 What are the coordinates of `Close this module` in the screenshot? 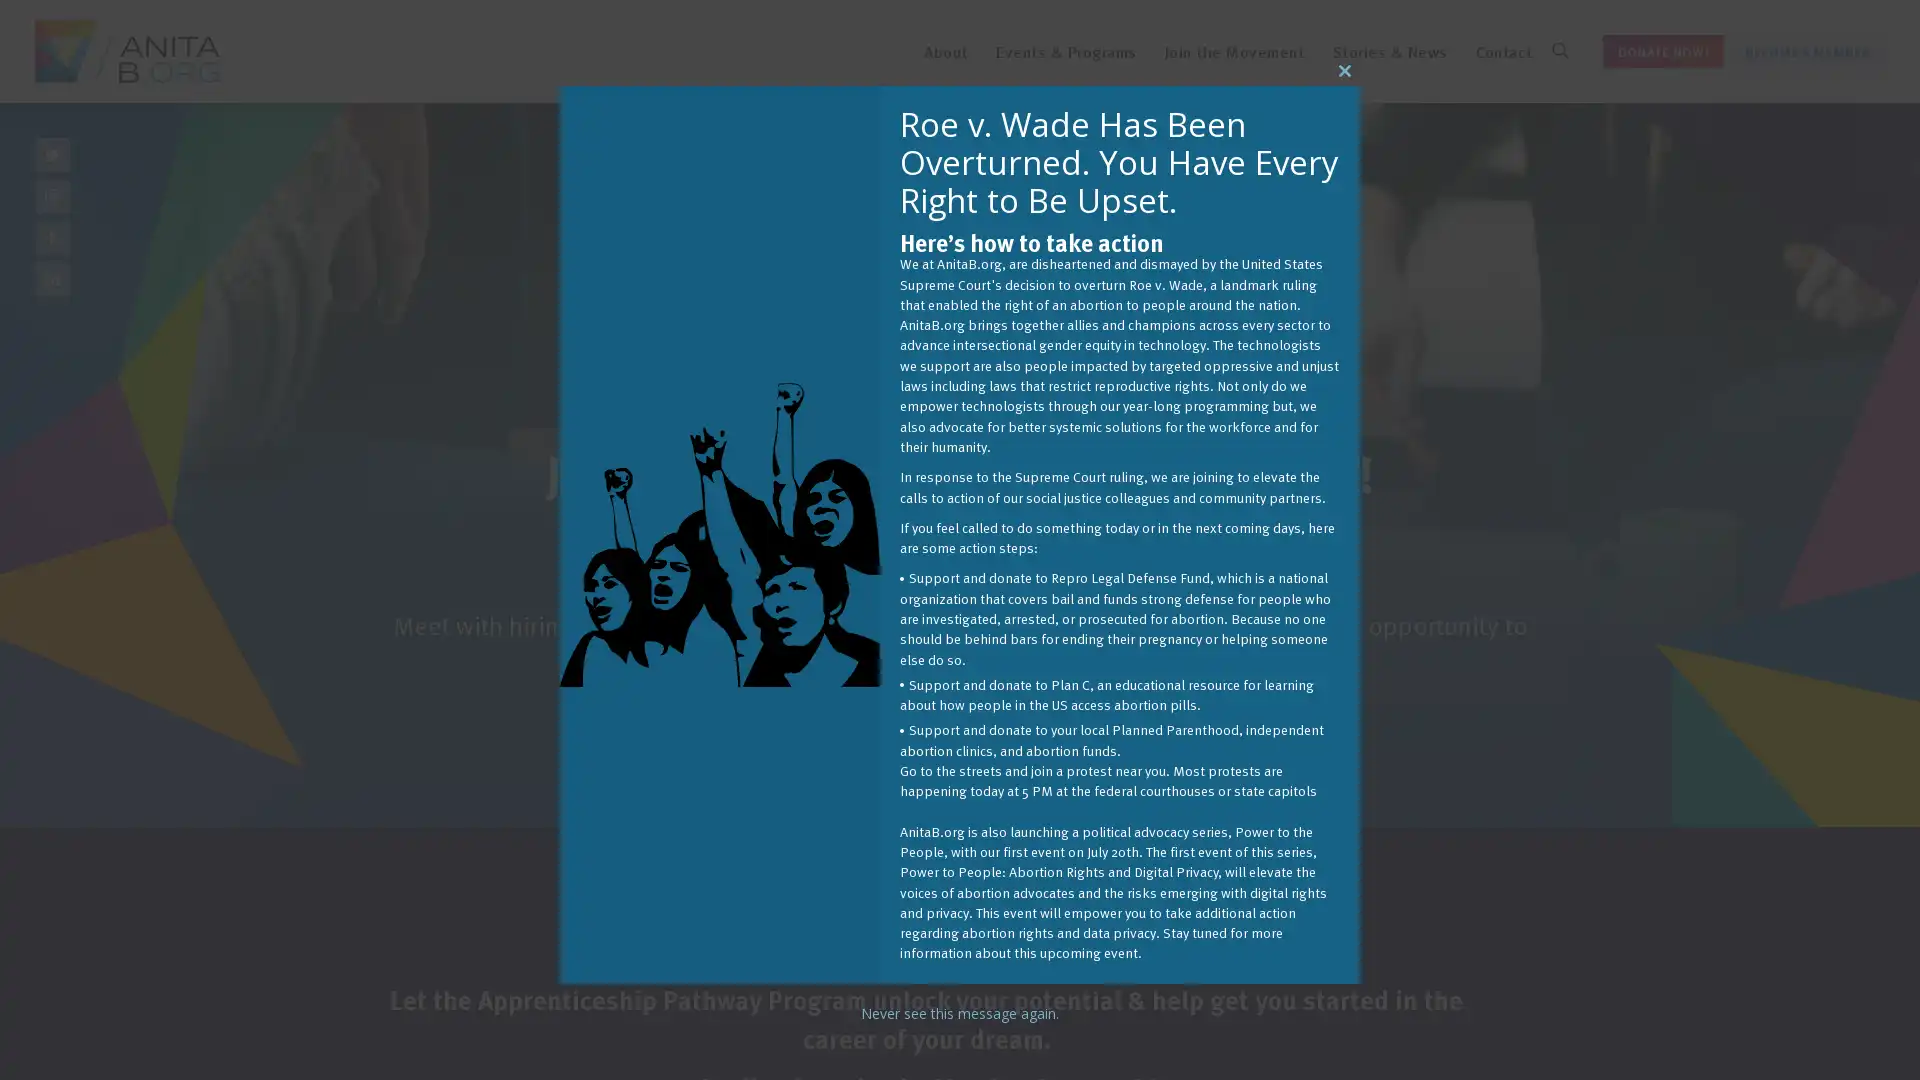 It's located at (1344, 69).